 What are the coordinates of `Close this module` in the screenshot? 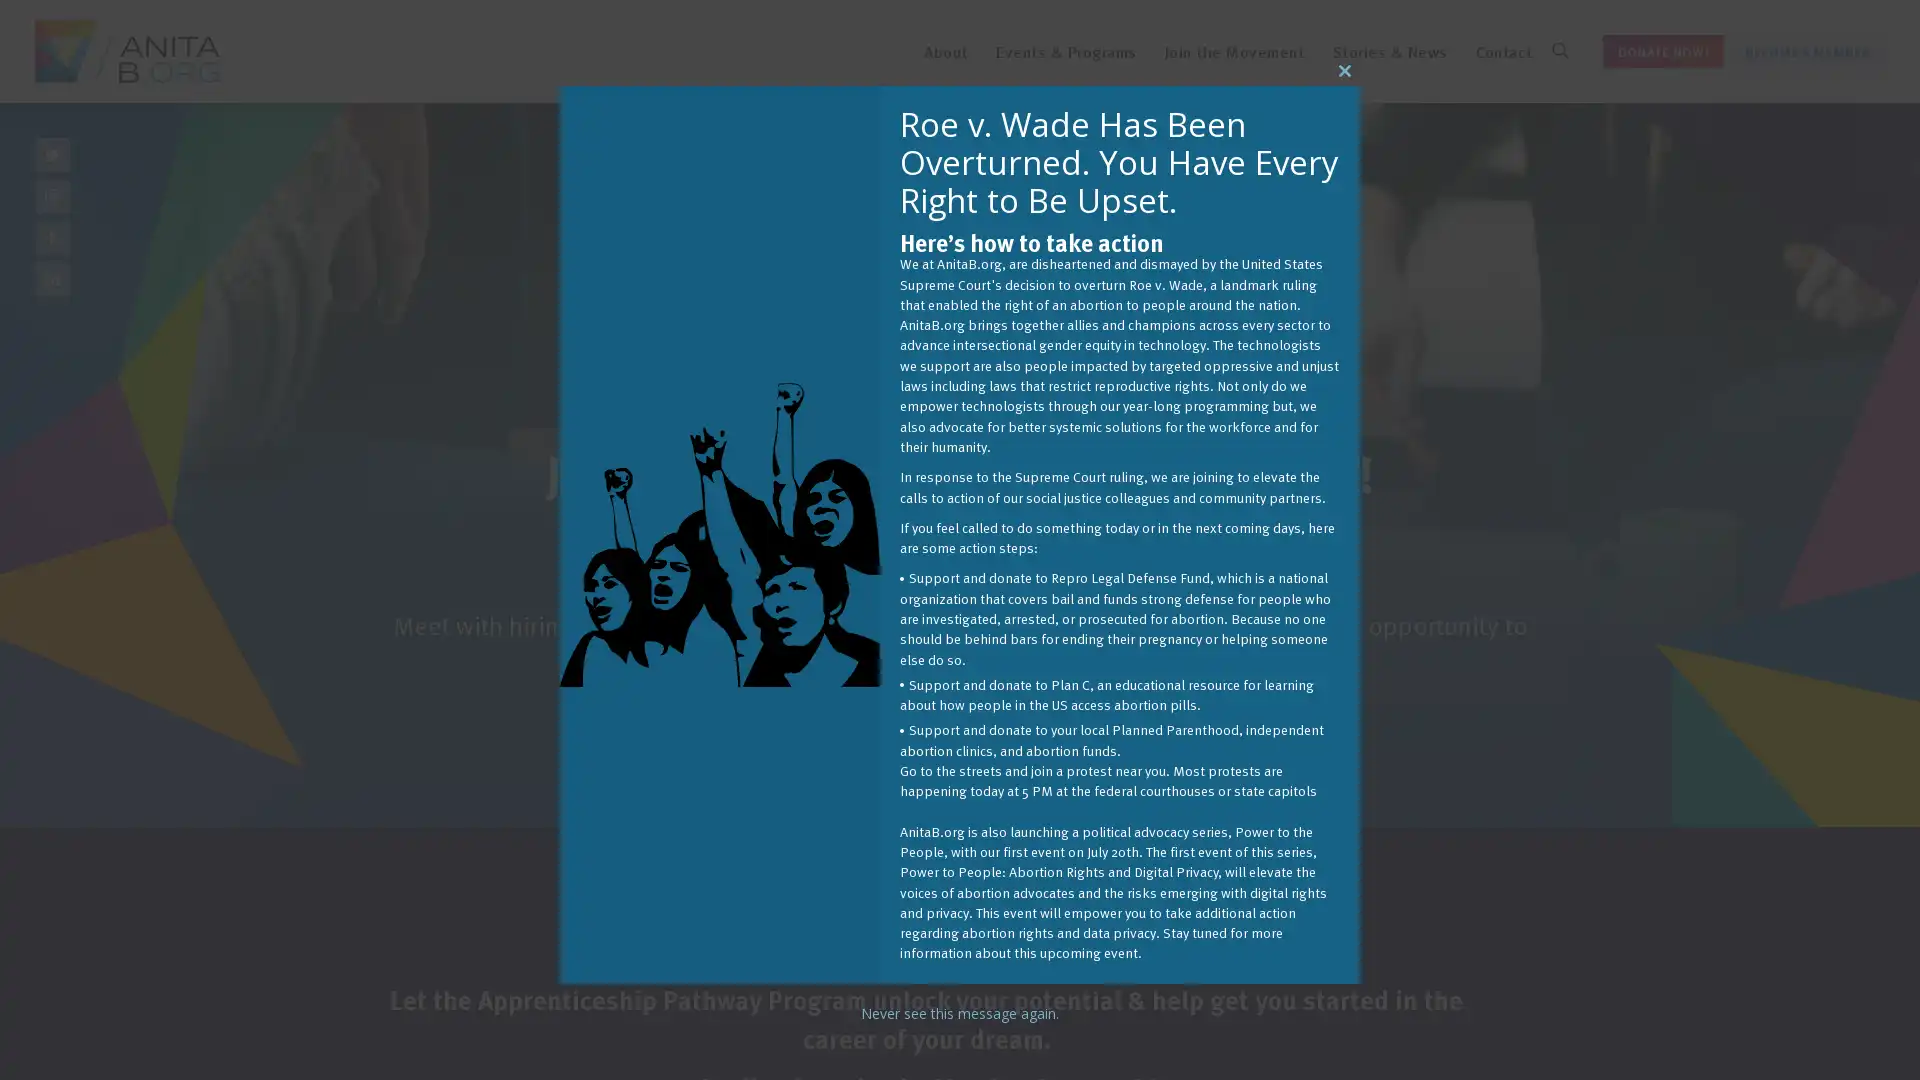 It's located at (1344, 69).